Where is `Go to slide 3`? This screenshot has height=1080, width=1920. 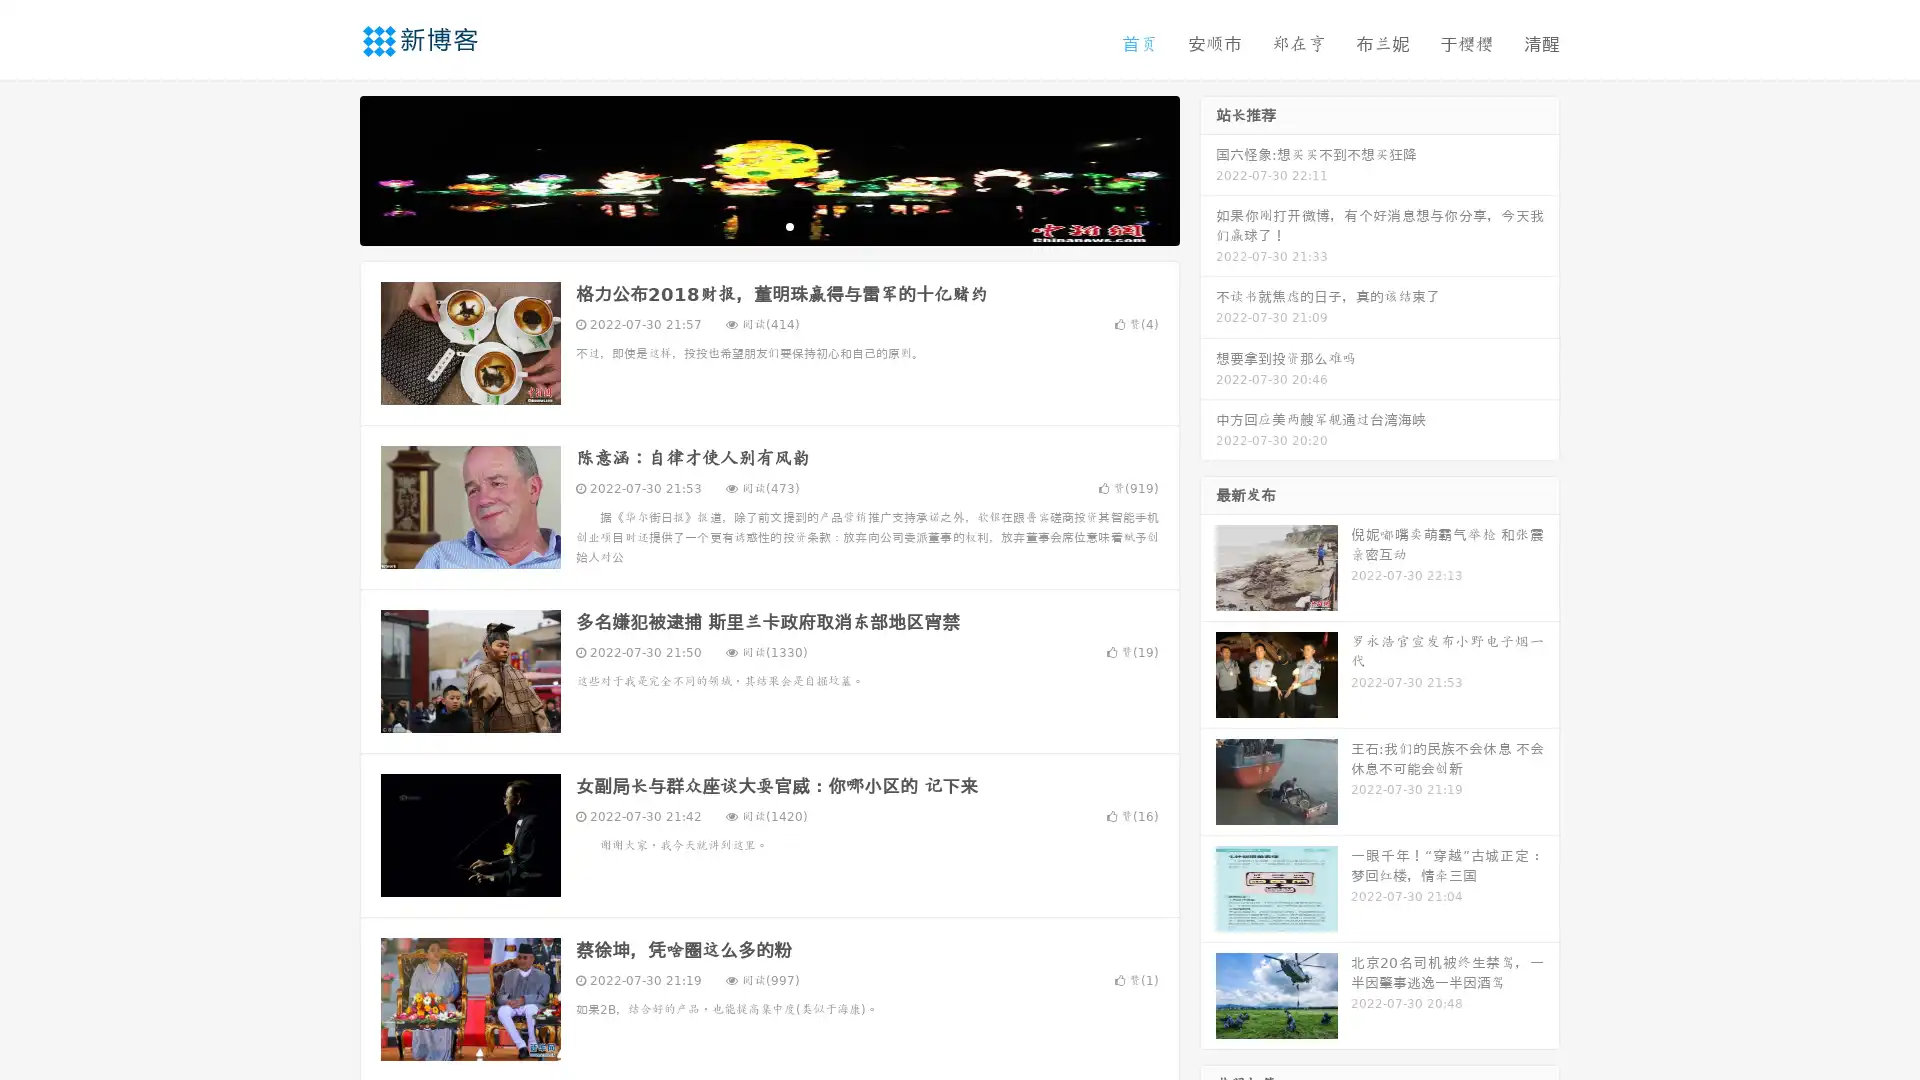
Go to slide 3 is located at coordinates (789, 225).